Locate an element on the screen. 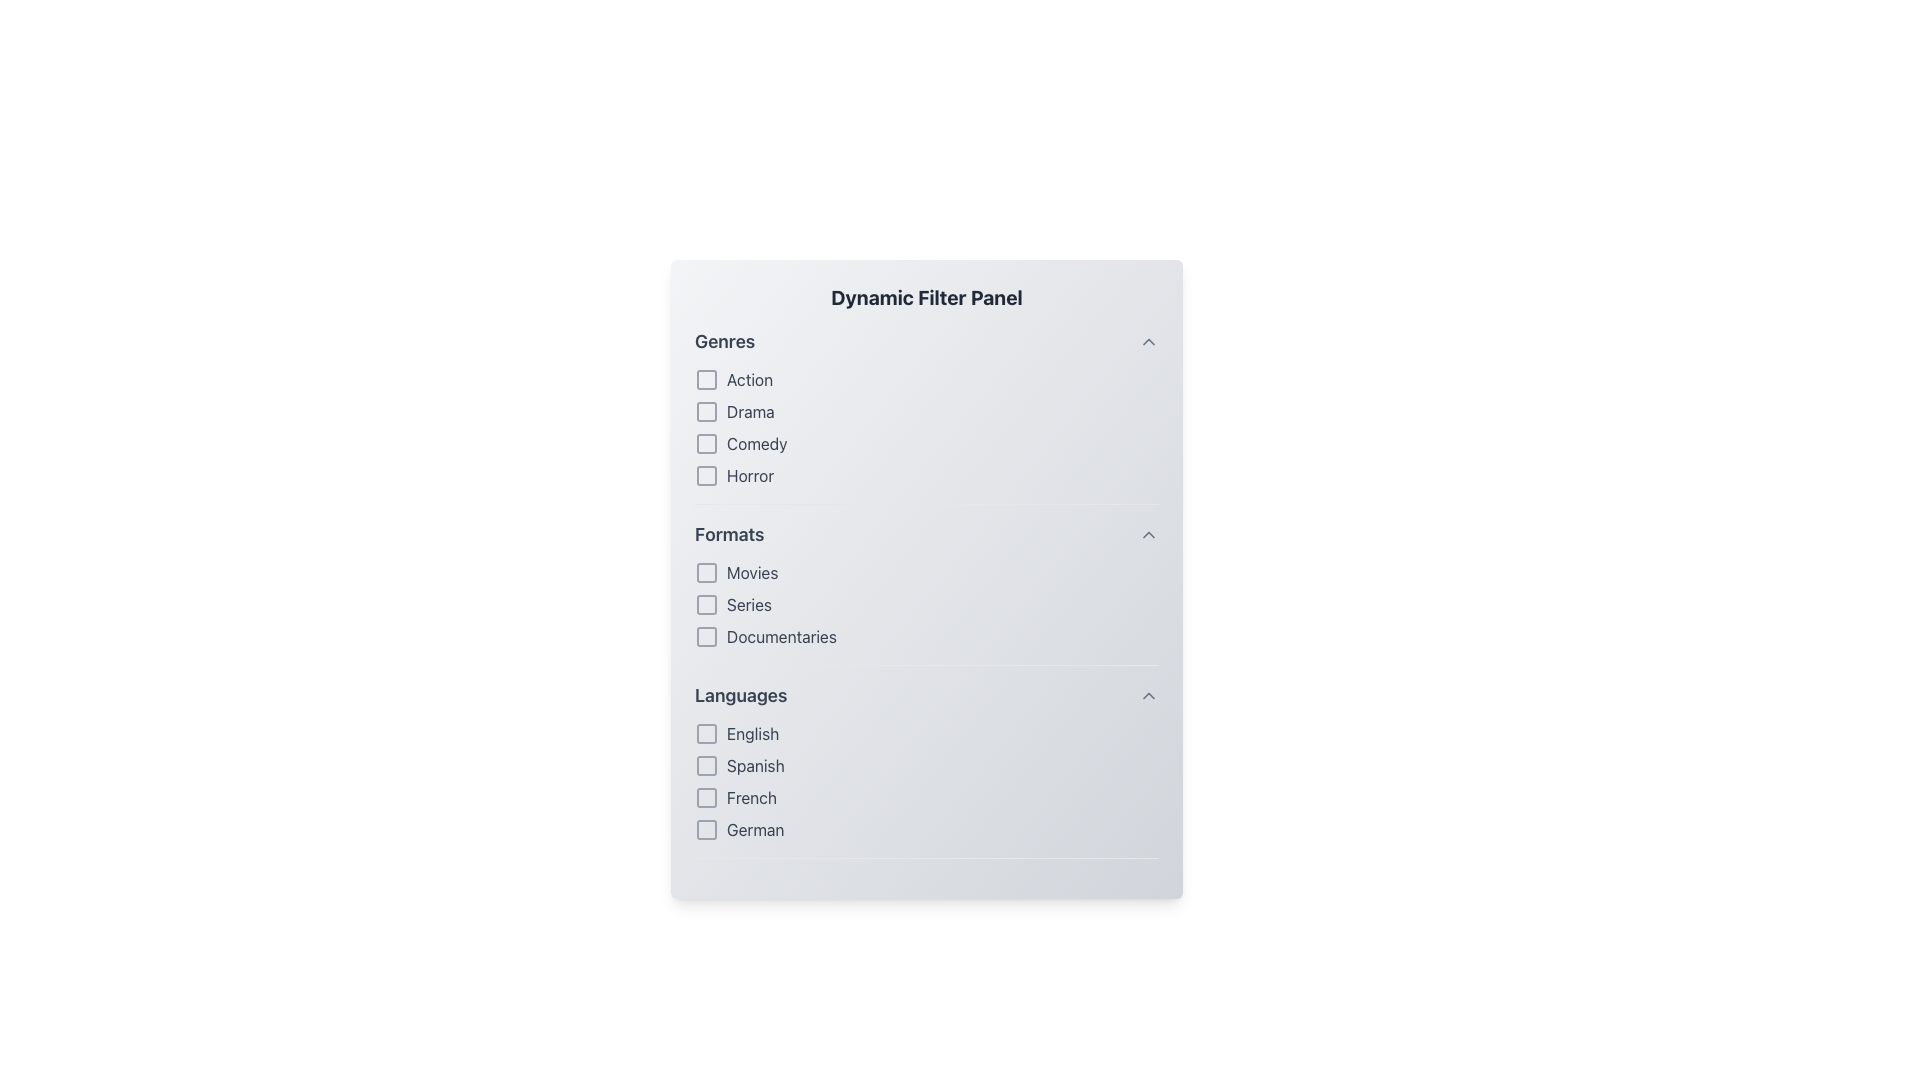 The height and width of the screenshot is (1080, 1920). the toggle button for collapsing or expanding the 'Languages' section in the filter panel to observe highlighting effects is located at coordinates (1148, 694).